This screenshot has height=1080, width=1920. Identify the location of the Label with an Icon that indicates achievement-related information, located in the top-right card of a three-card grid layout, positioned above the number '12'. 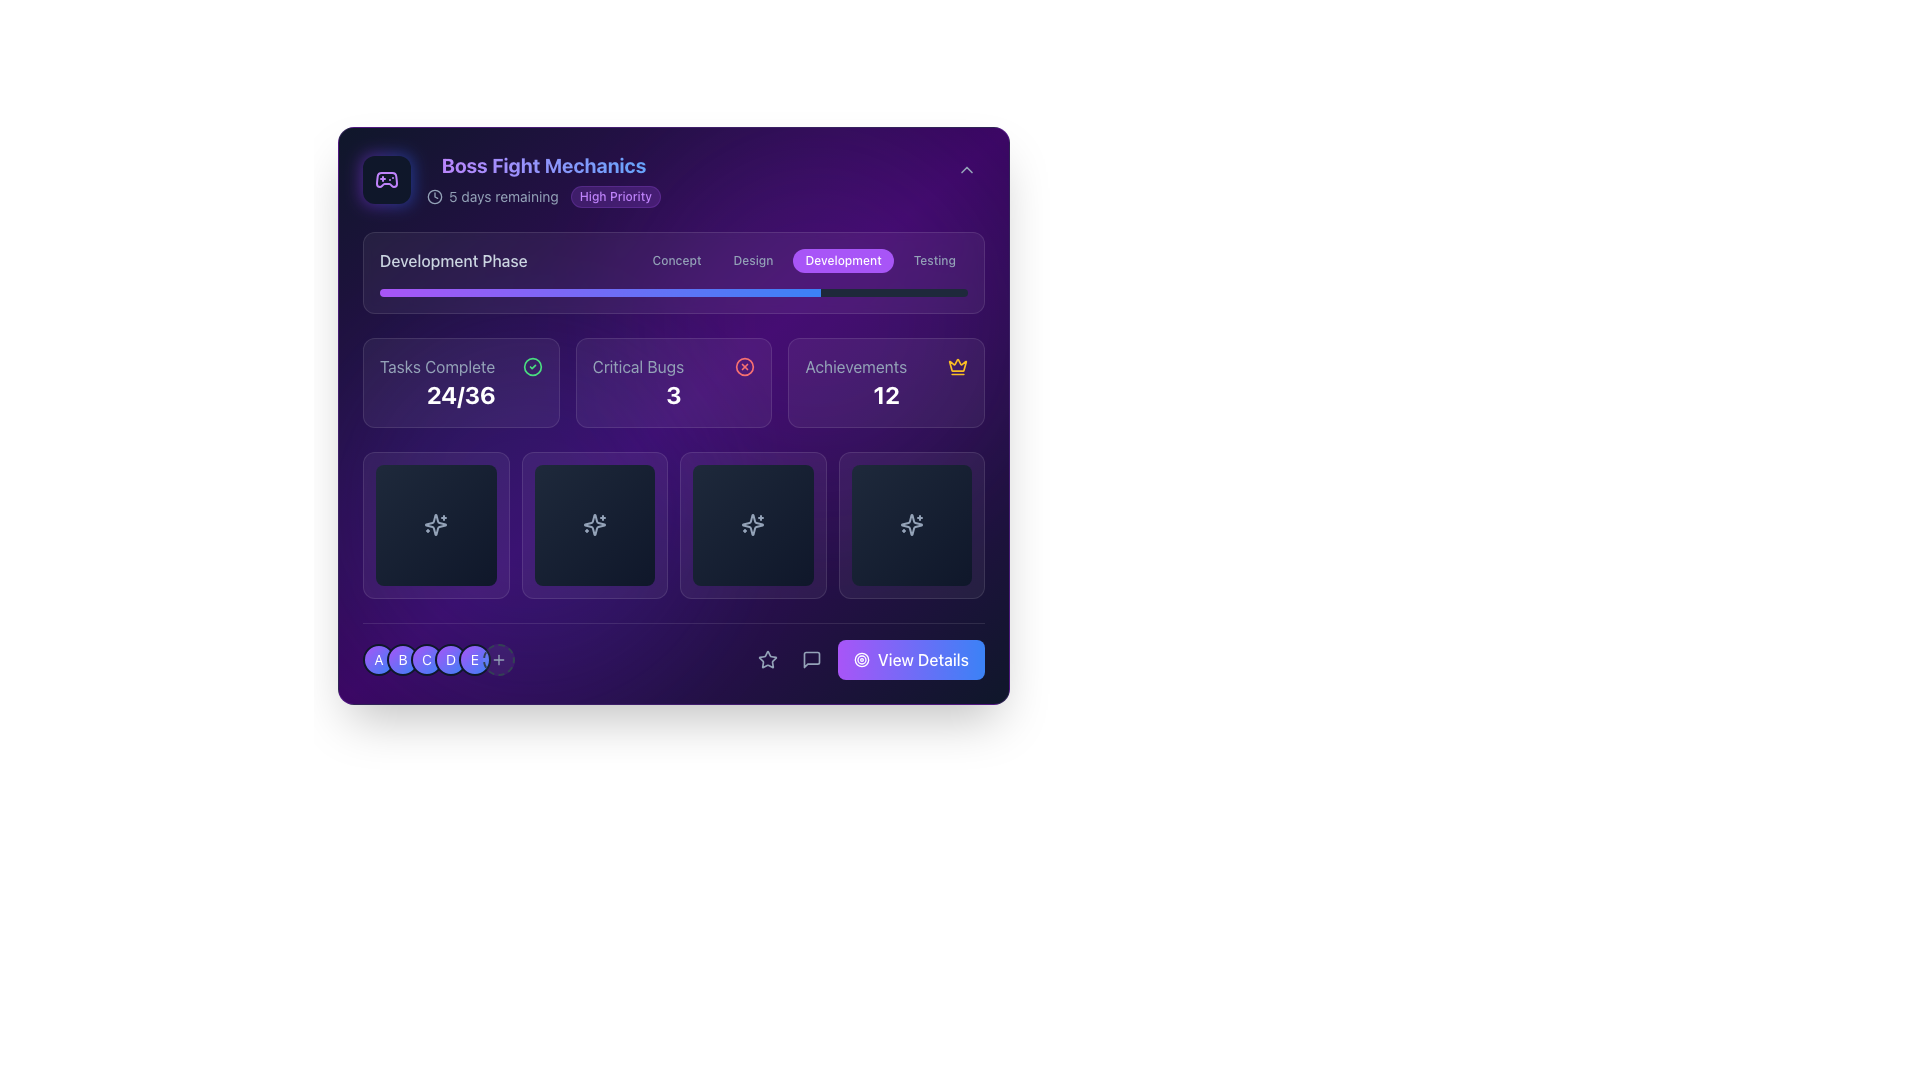
(885, 366).